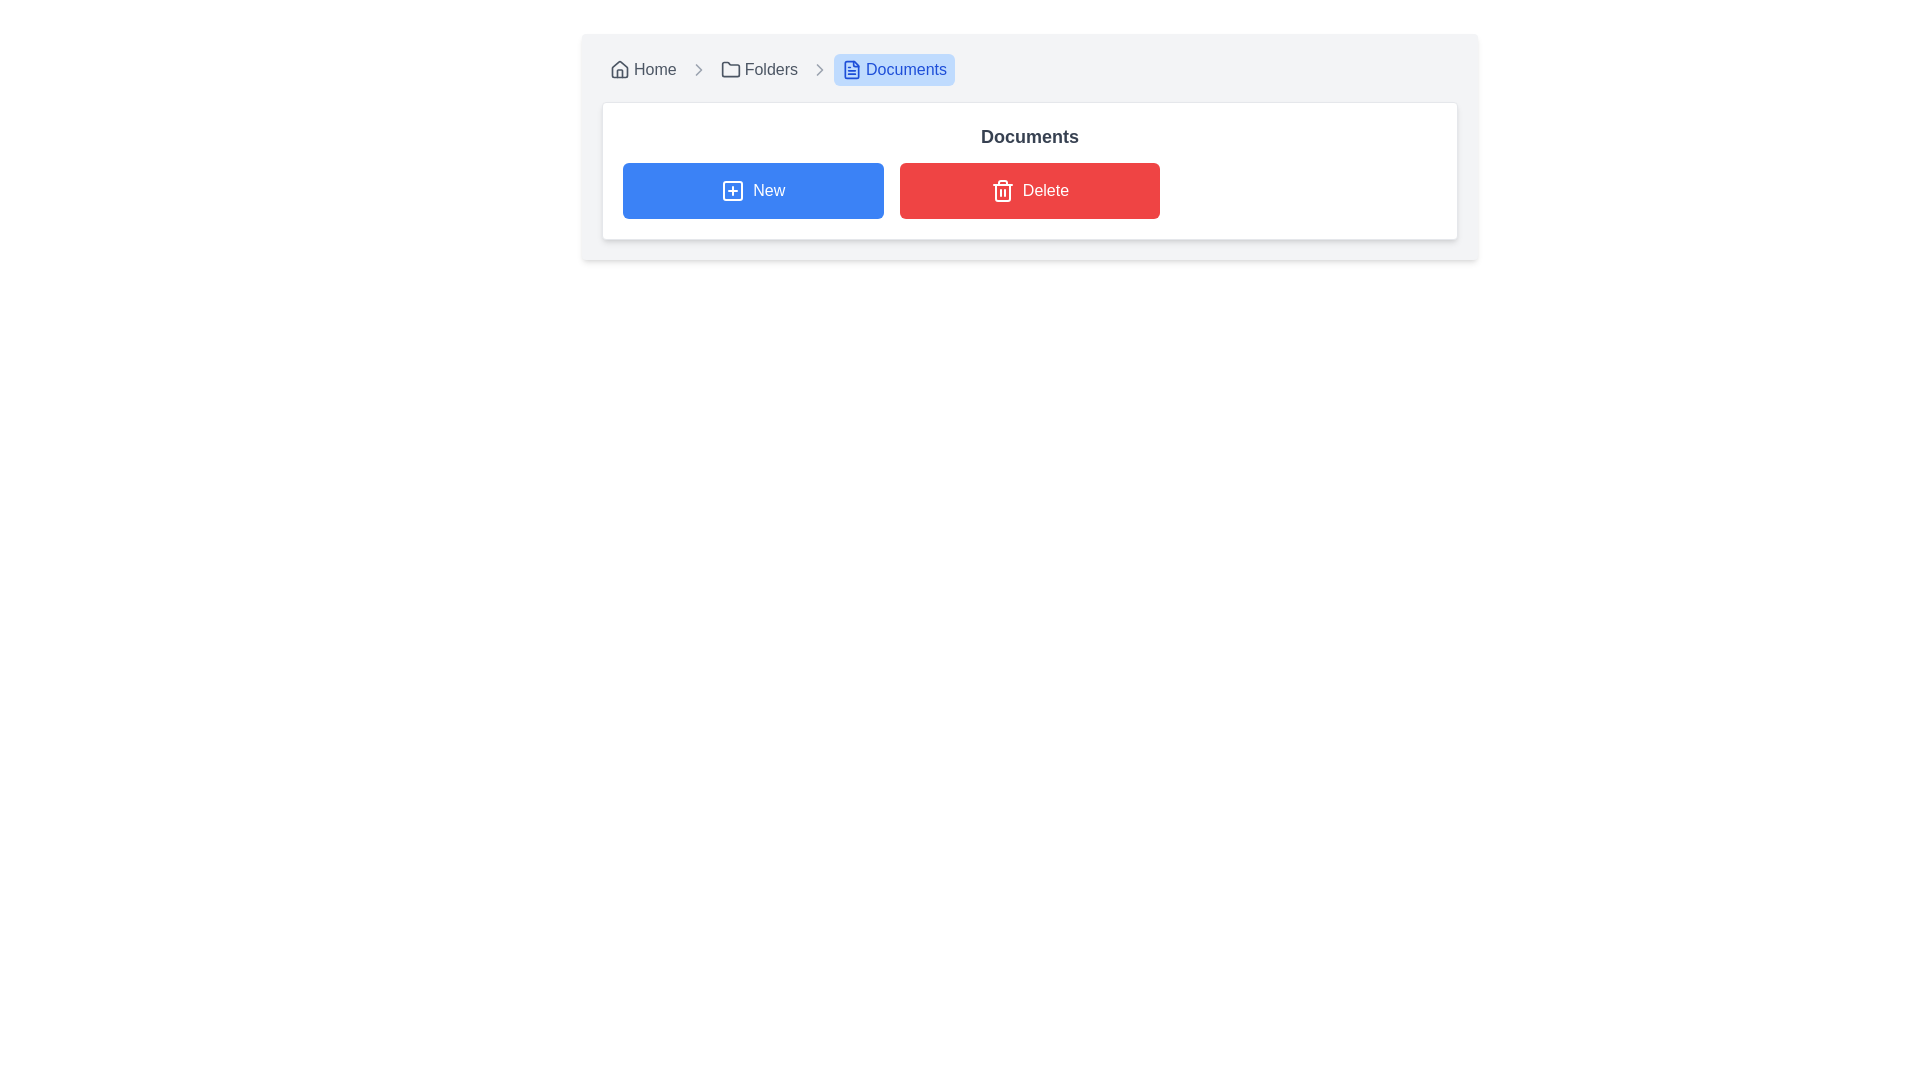  Describe the element at coordinates (852, 68) in the screenshot. I see `the 'Documents' icon in the breadcrumb navigation located in the header section, positioned to the right of 'Home' and 'Folders'` at that location.